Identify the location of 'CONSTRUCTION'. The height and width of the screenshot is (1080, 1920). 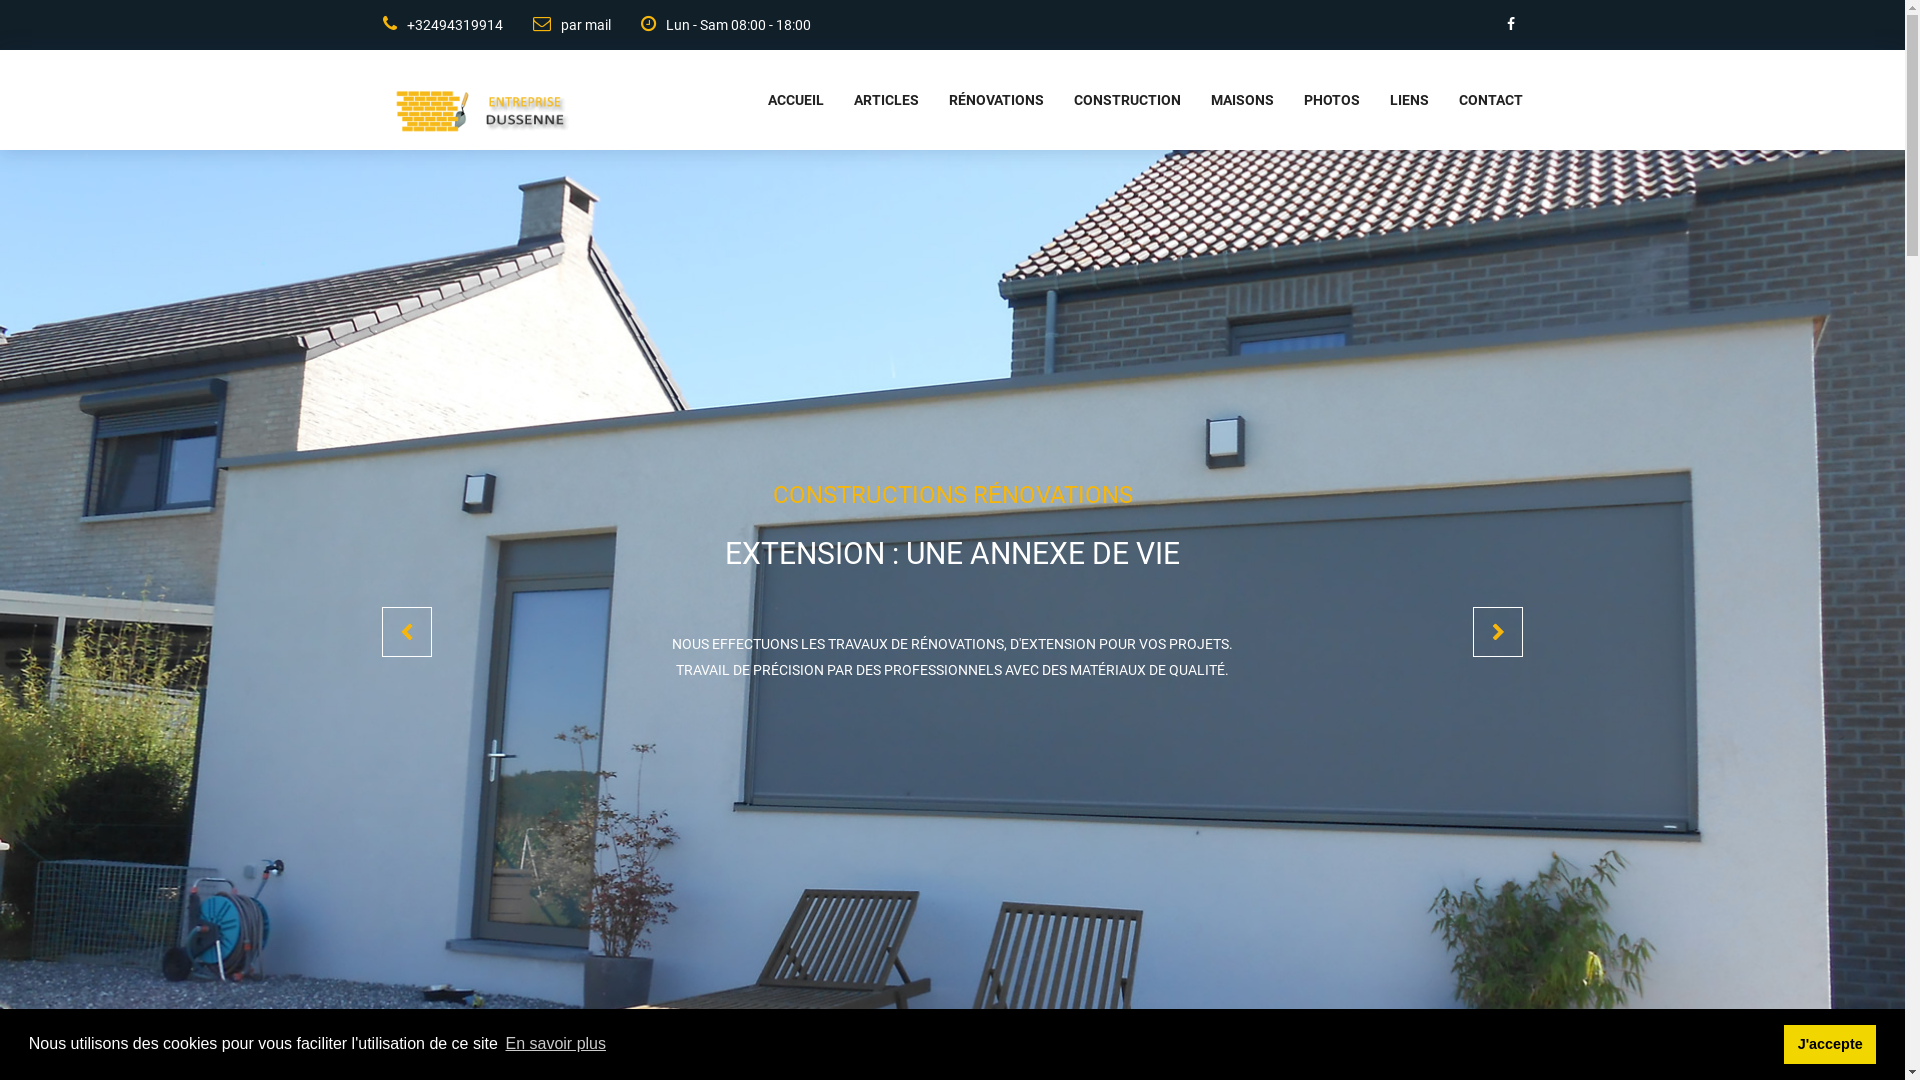
(1111, 100).